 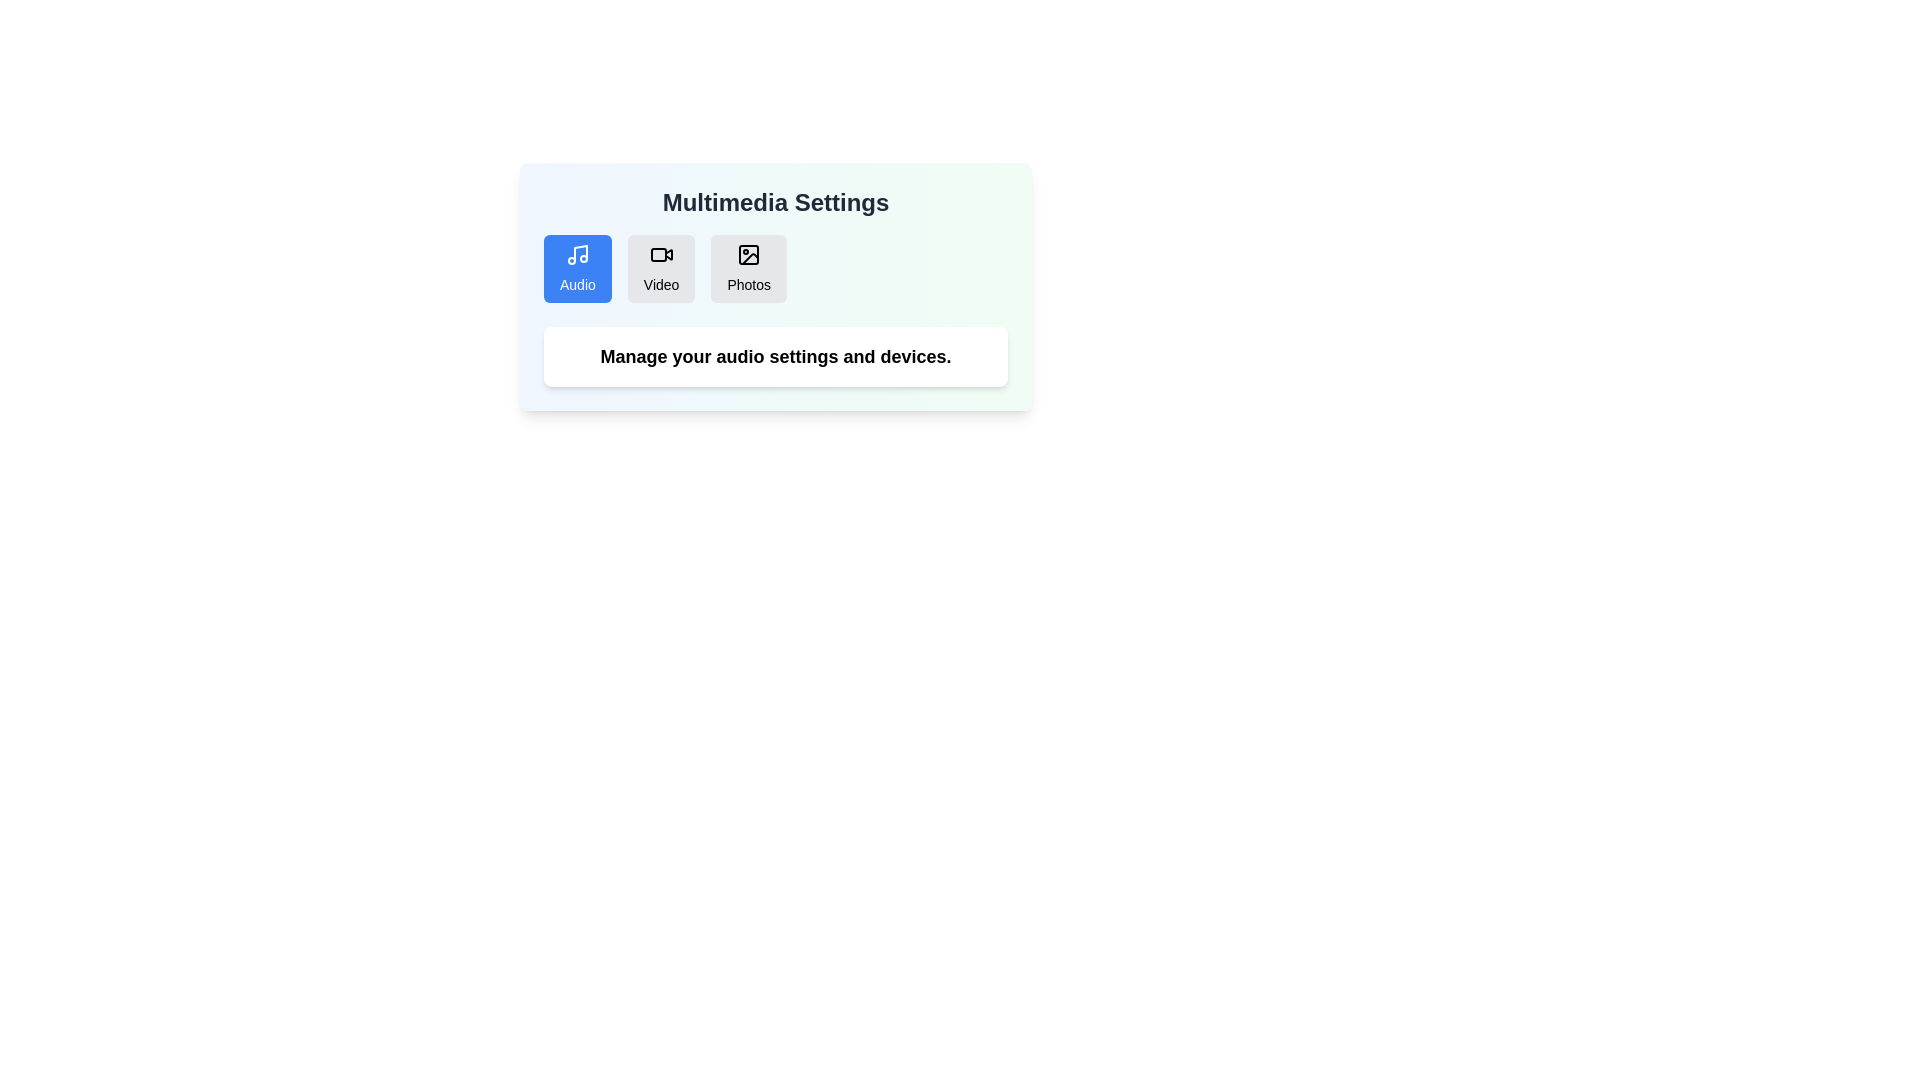 What do you see at coordinates (661, 268) in the screenshot?
I see `the 'Video' button with a light gray background and black text` at bounding box center [661, 268].